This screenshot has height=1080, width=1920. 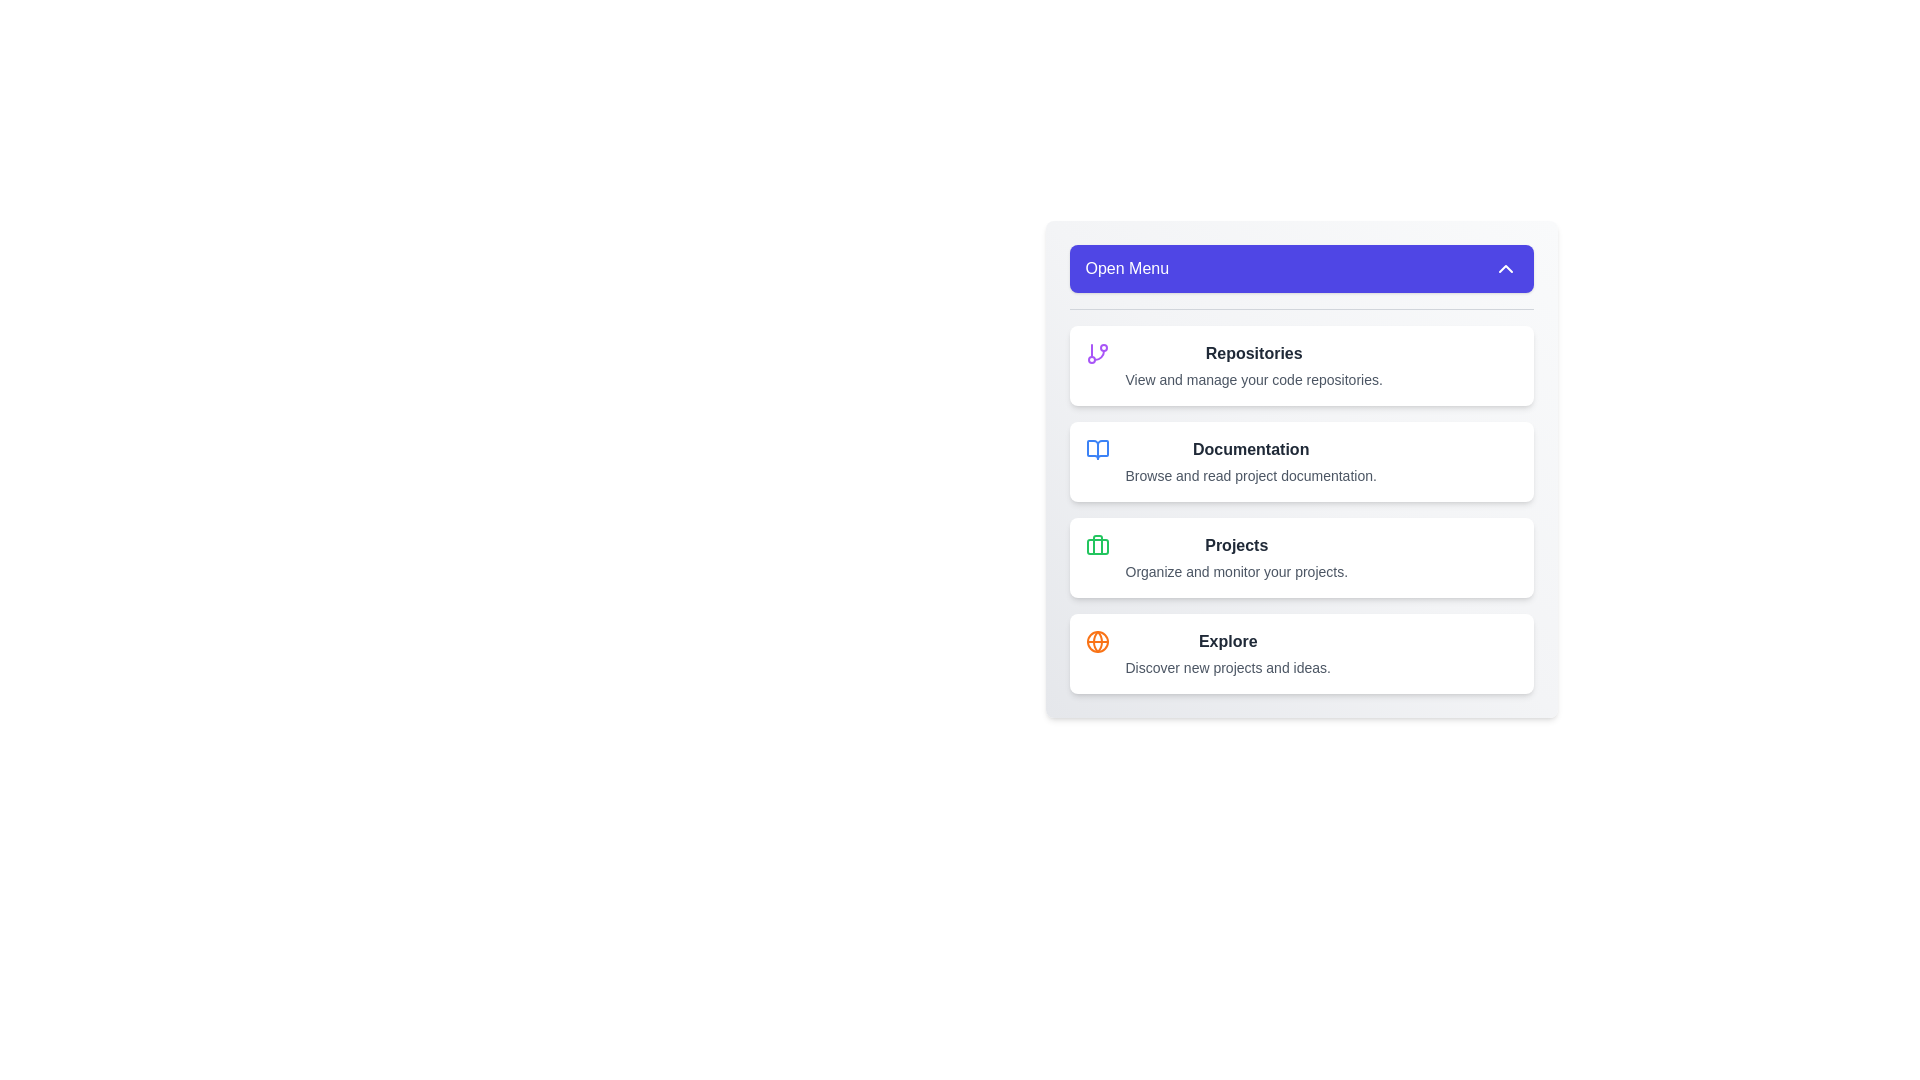 I want to click on the upward-facing chevron icon located within the blue 'Open Menu' button, so click(x=1505, y=268).